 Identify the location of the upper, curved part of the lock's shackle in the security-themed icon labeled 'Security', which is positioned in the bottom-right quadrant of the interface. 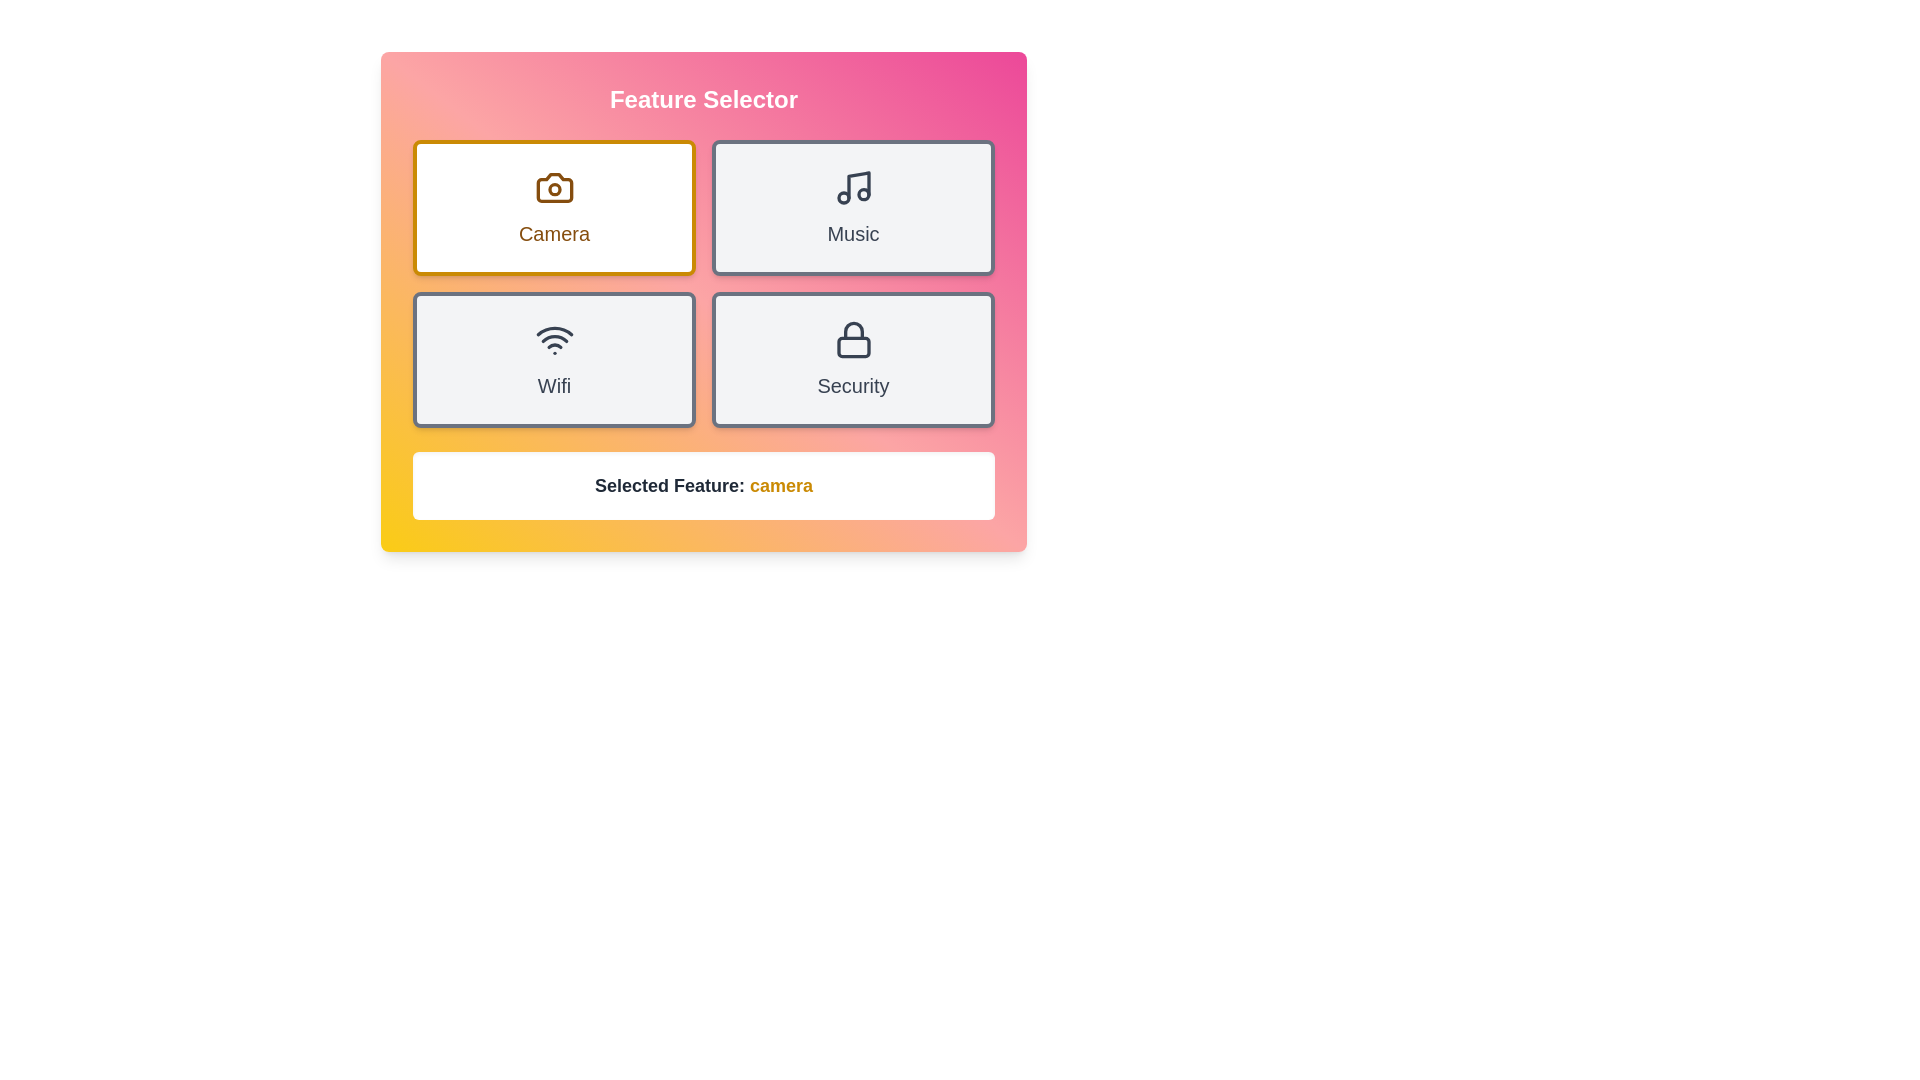
(853, 329).